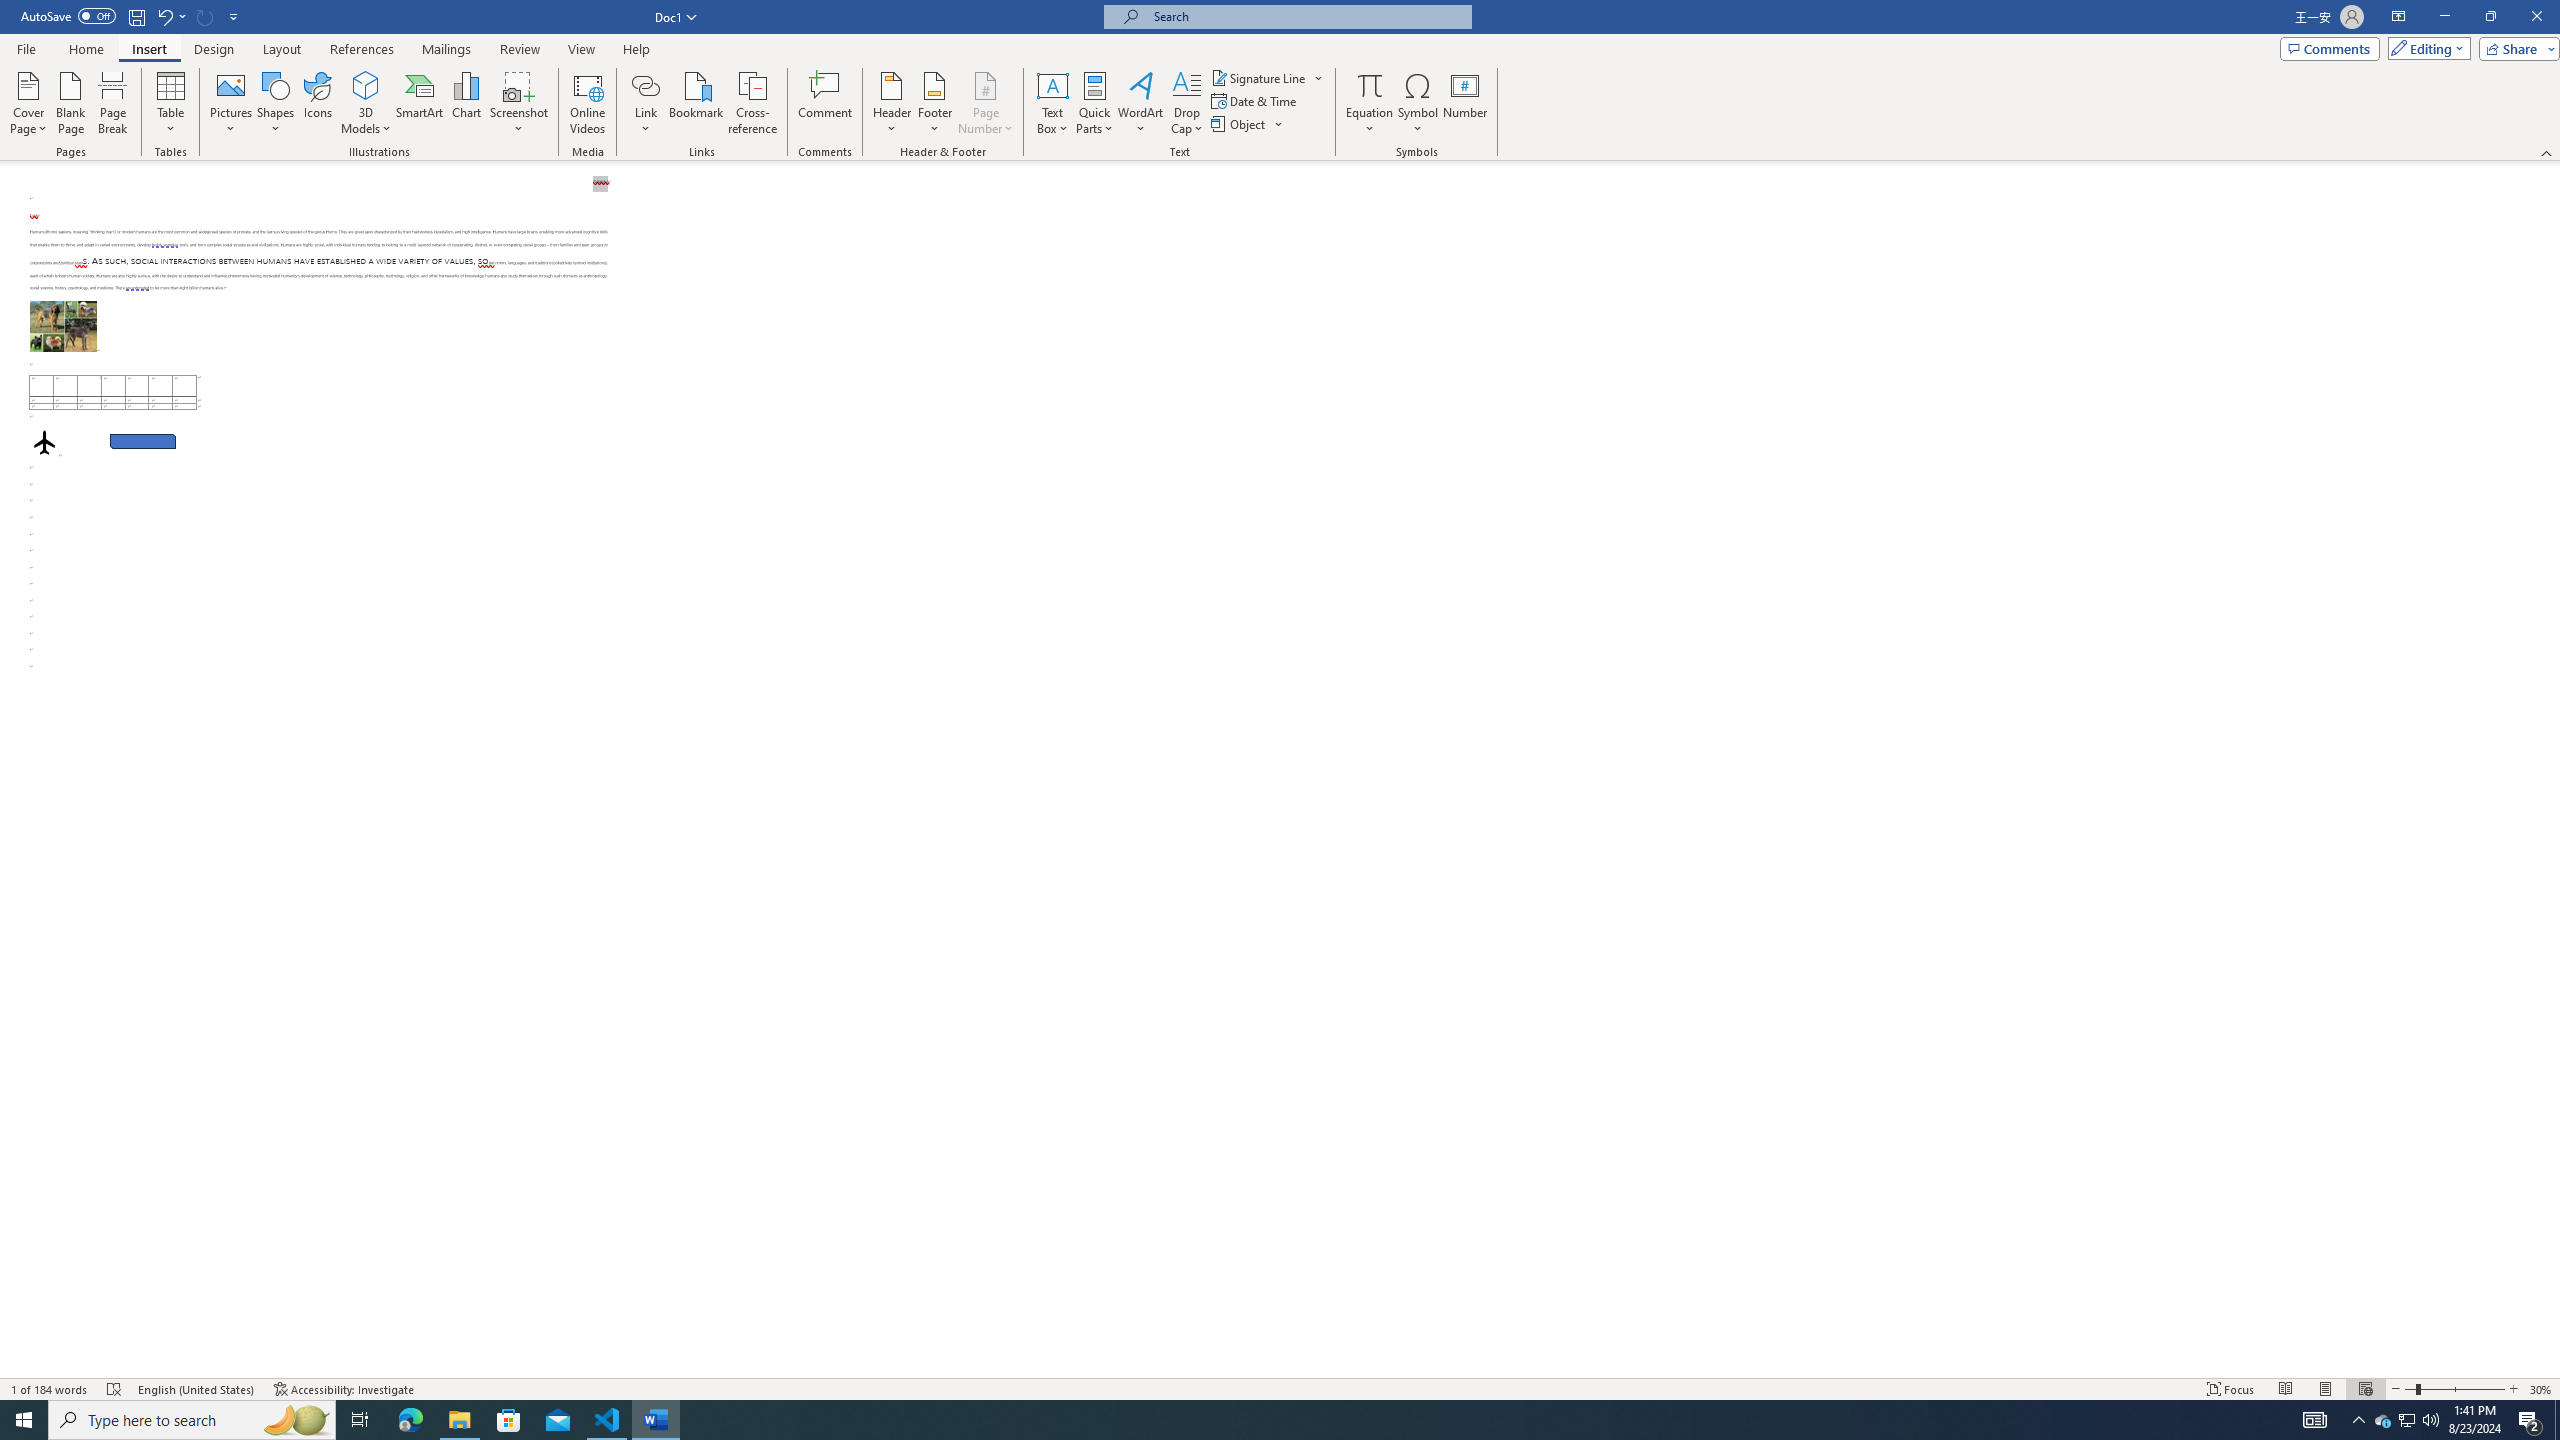  Describe the element at coordinates (2324, 1389) in the screenshot. I see `'Print Layout'` at that location.